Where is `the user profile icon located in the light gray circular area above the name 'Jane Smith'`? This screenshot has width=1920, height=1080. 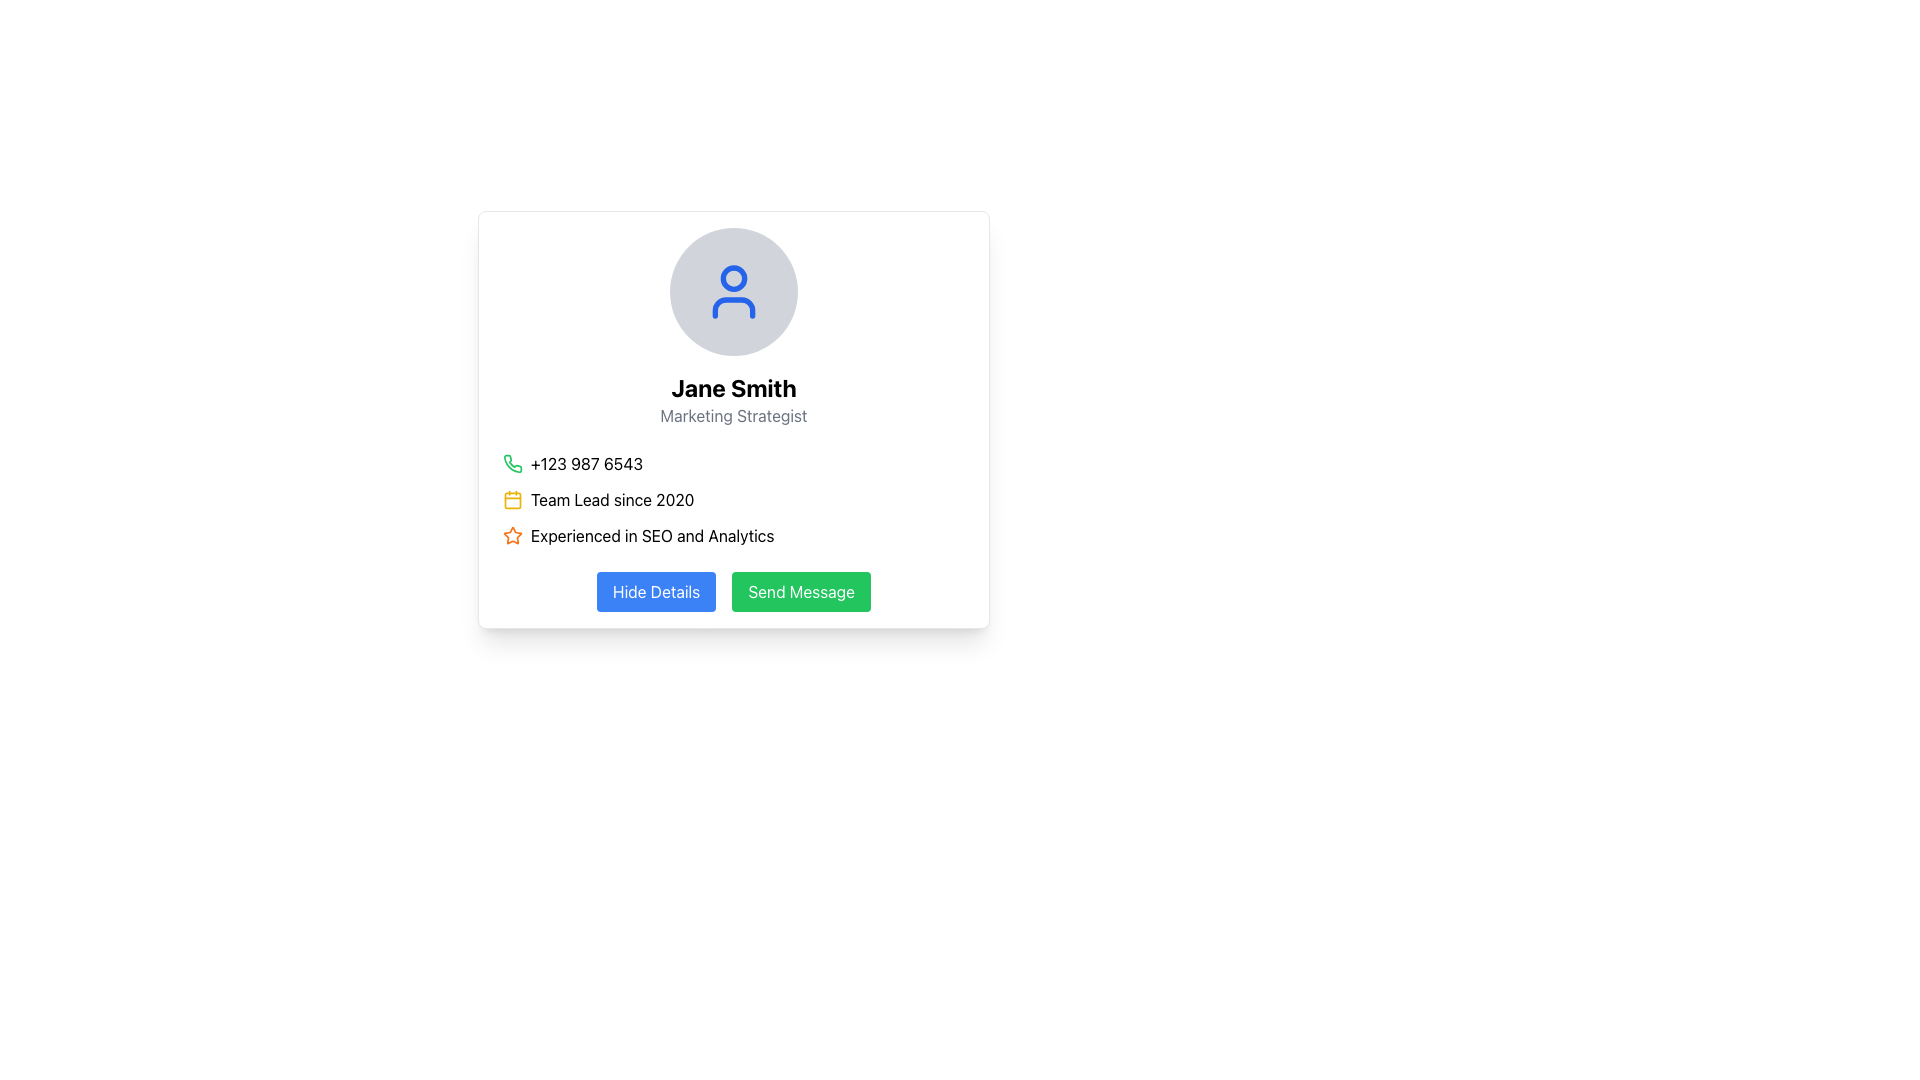
the user profile icon located in the light gray circular area above the name 'Jane Smith' is located at coordinates (733, 292).